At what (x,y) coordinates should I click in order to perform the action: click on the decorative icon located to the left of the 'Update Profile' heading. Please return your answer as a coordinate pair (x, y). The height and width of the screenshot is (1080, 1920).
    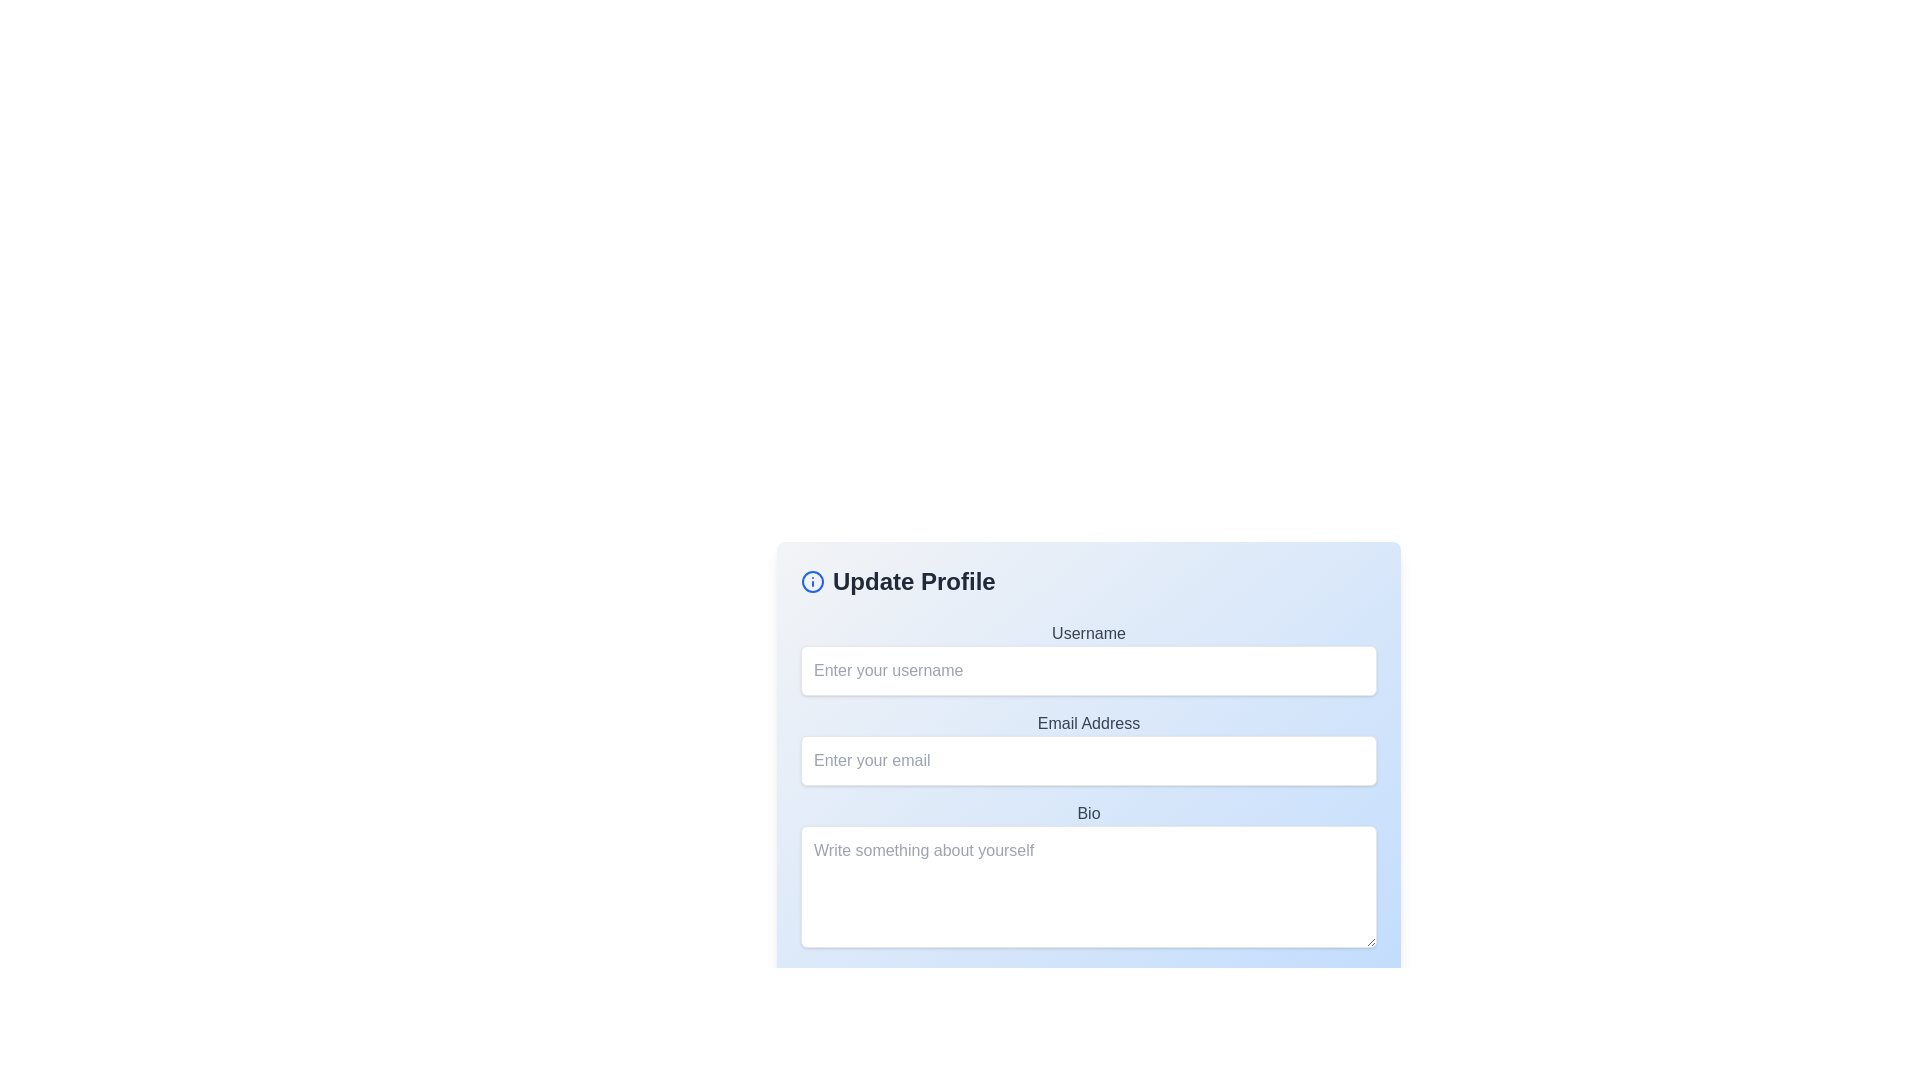
    Looking at the image, I should click on (812, 582).